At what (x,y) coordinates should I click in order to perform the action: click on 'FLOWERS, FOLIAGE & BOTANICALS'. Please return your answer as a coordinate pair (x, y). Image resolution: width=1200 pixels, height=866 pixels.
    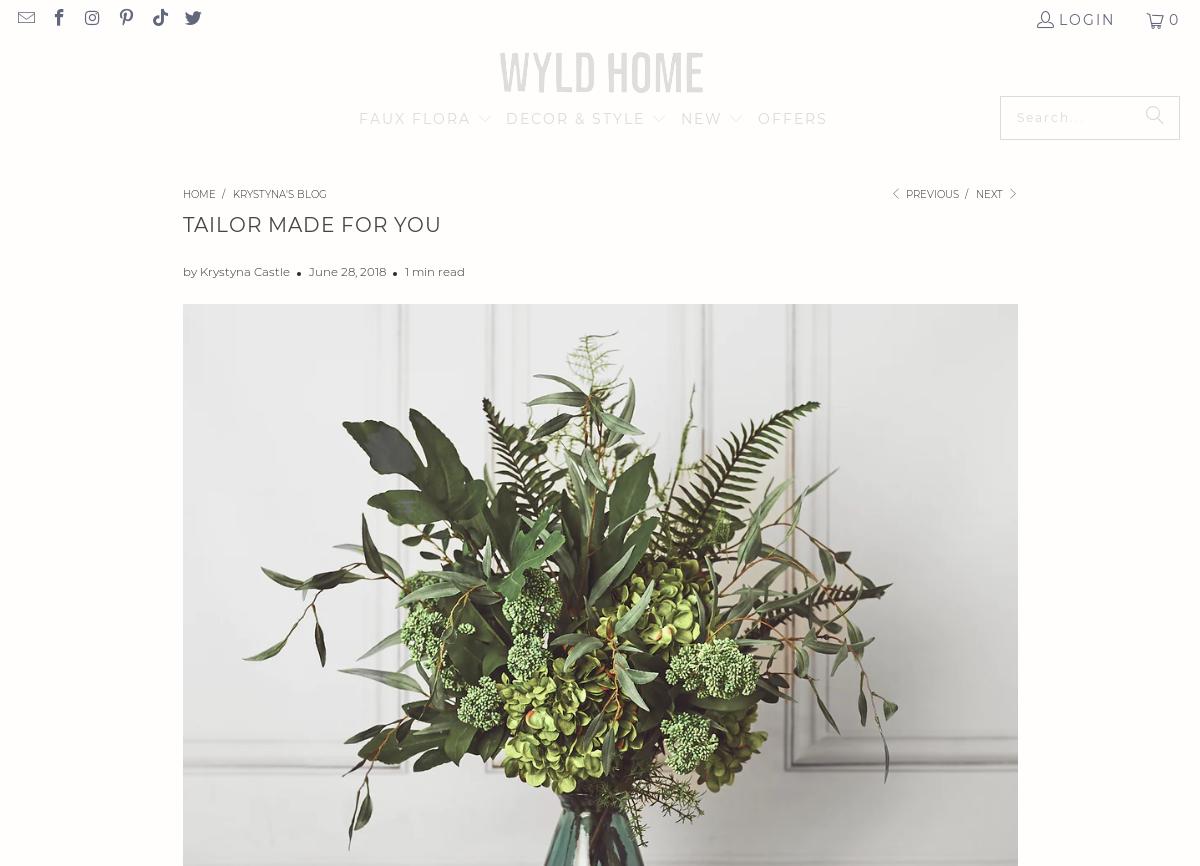
    Looking at the image, I should click on (473, 177).